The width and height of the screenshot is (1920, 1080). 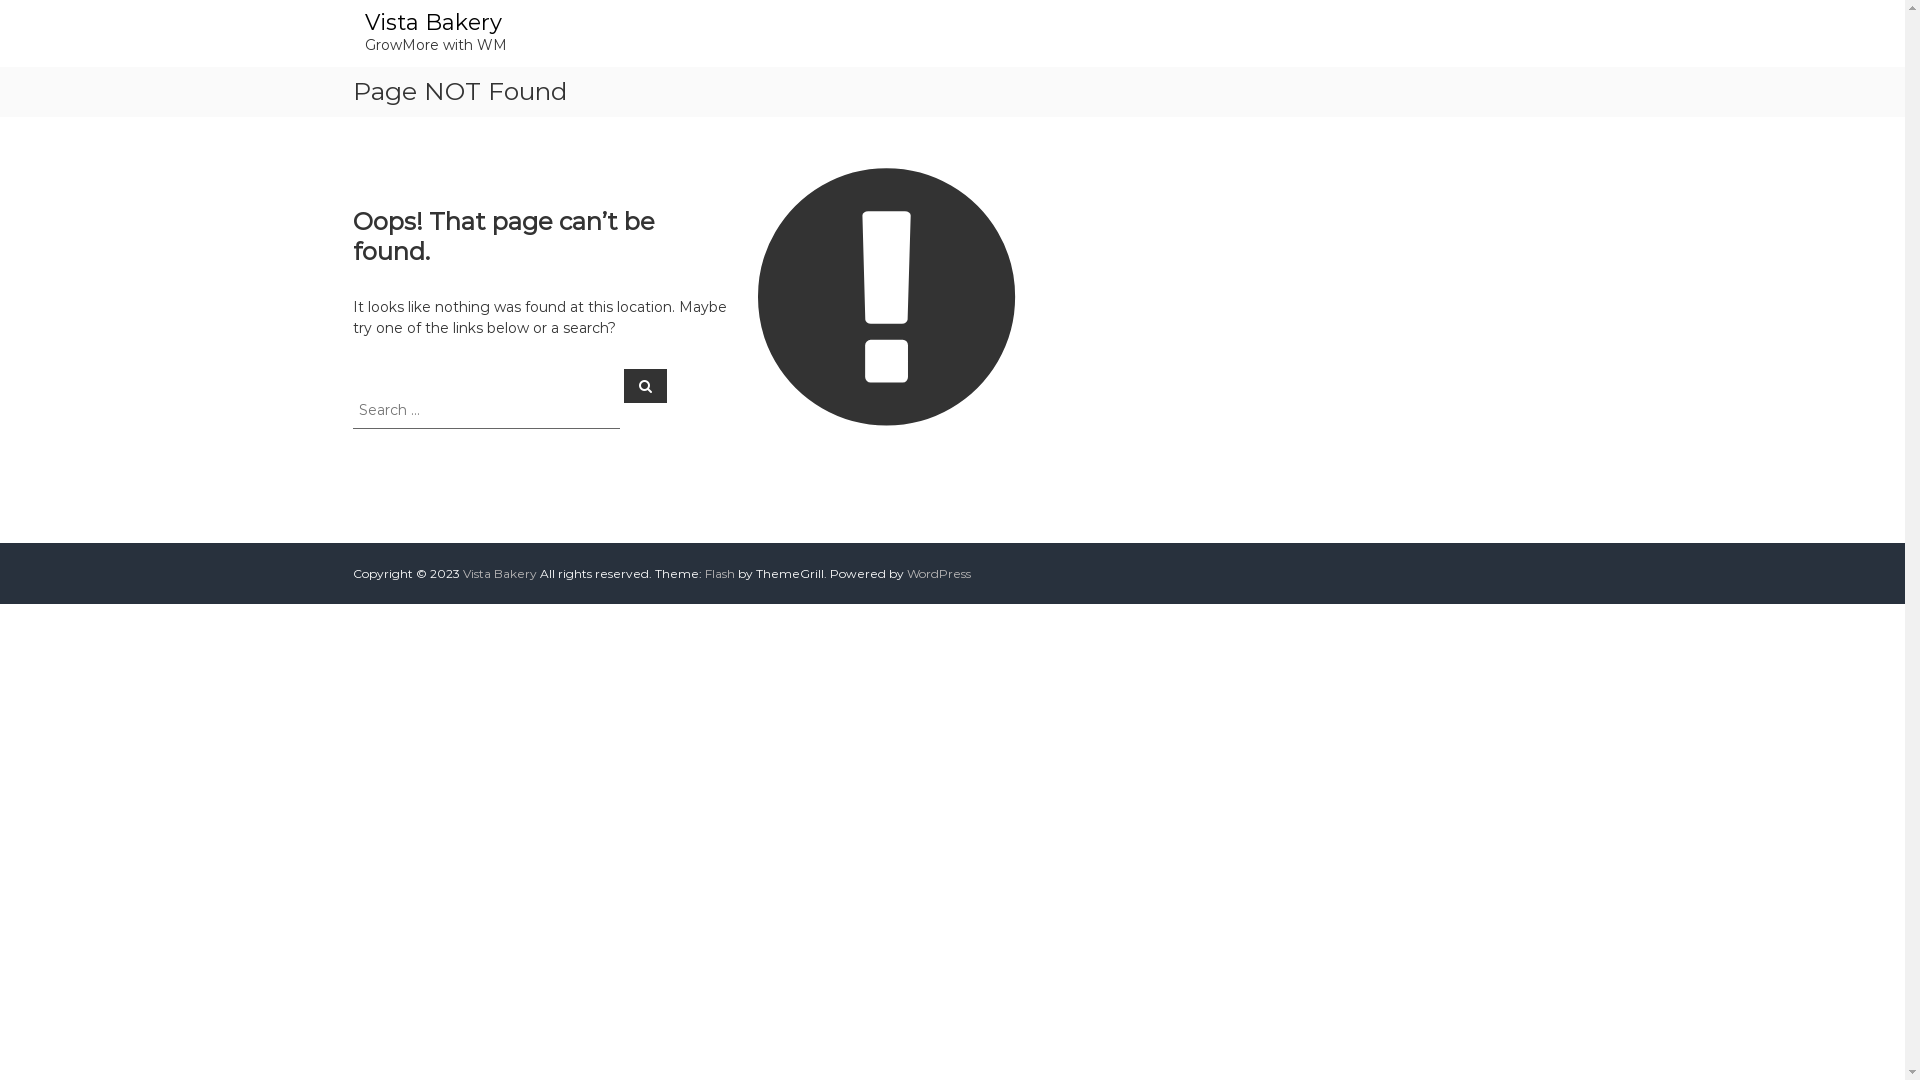 What do you see at coordinates (431, 22) in the screenshot?
I see `'Vista Bakery'` at bounding box center [431, 22].